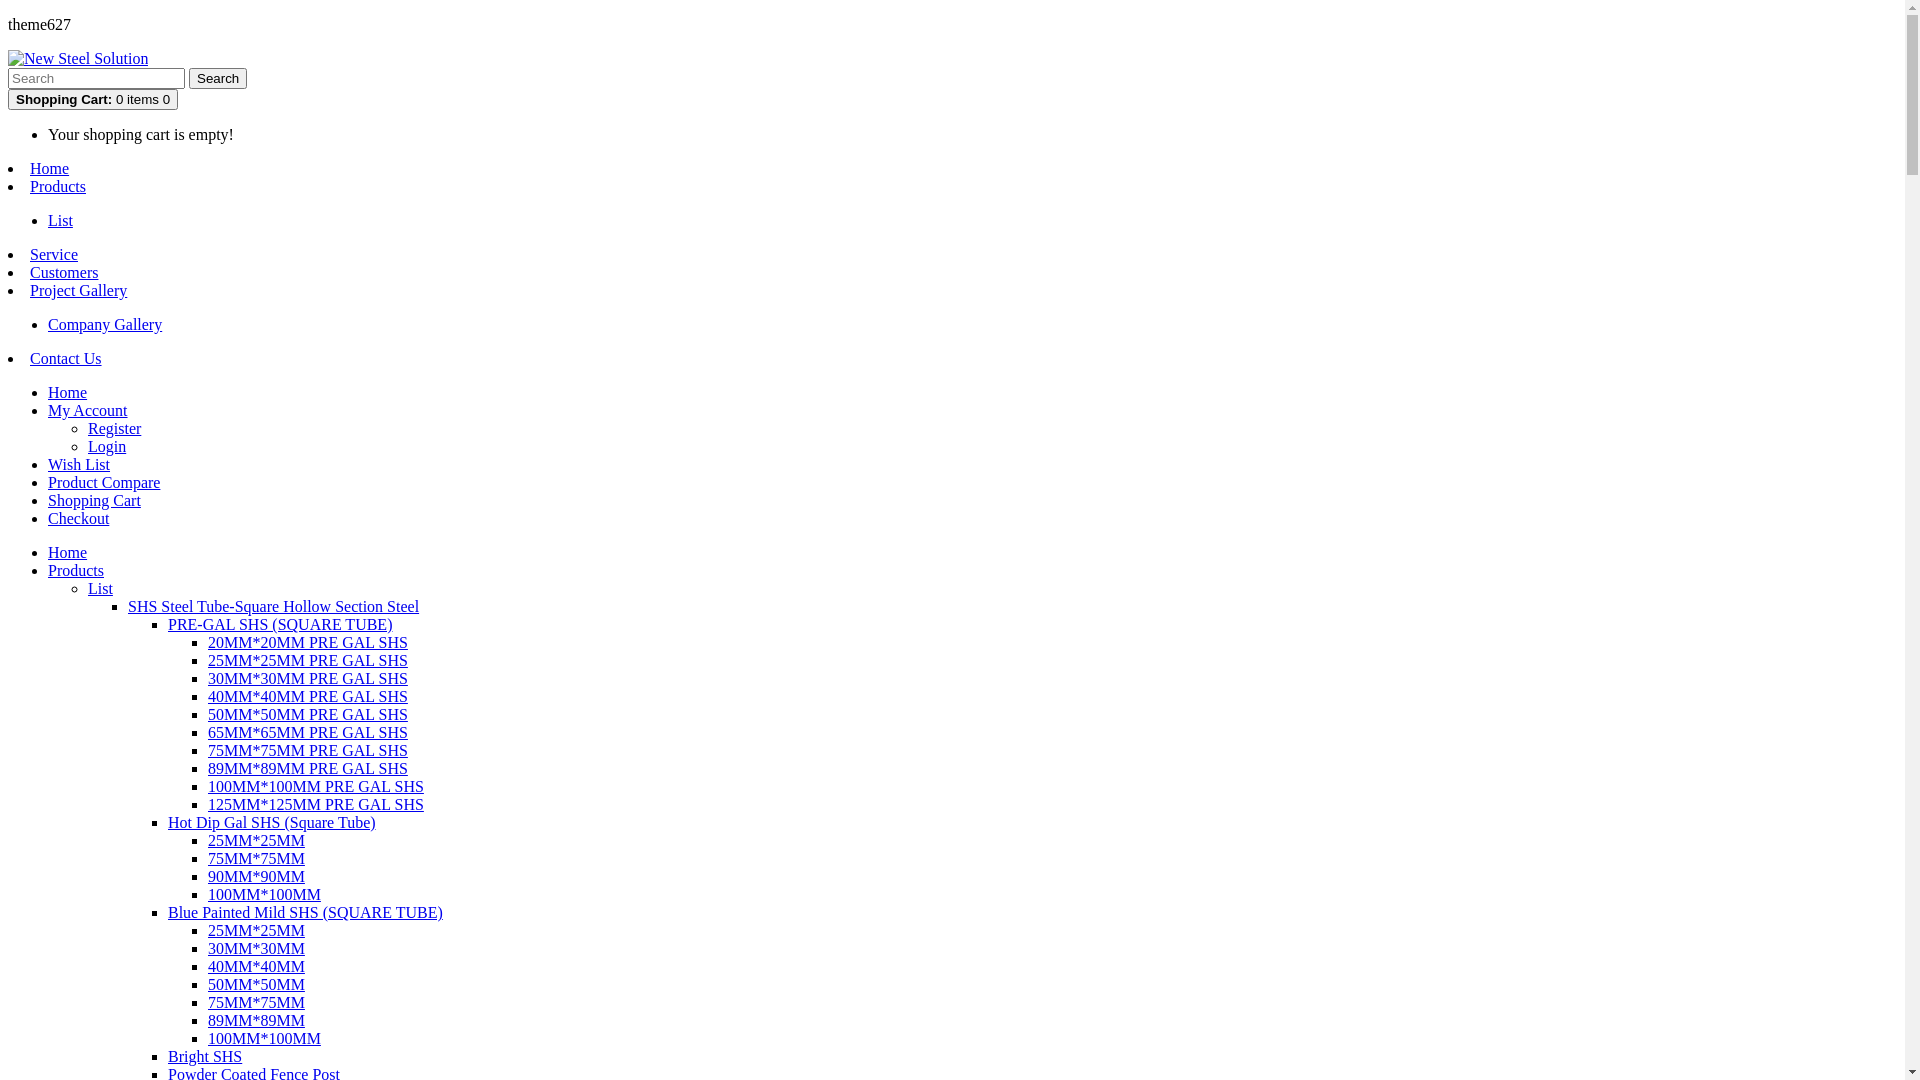 Image resolution: width=1920 pixels, height=1080 pixels. I want to click on 'List', so click(60, 220).